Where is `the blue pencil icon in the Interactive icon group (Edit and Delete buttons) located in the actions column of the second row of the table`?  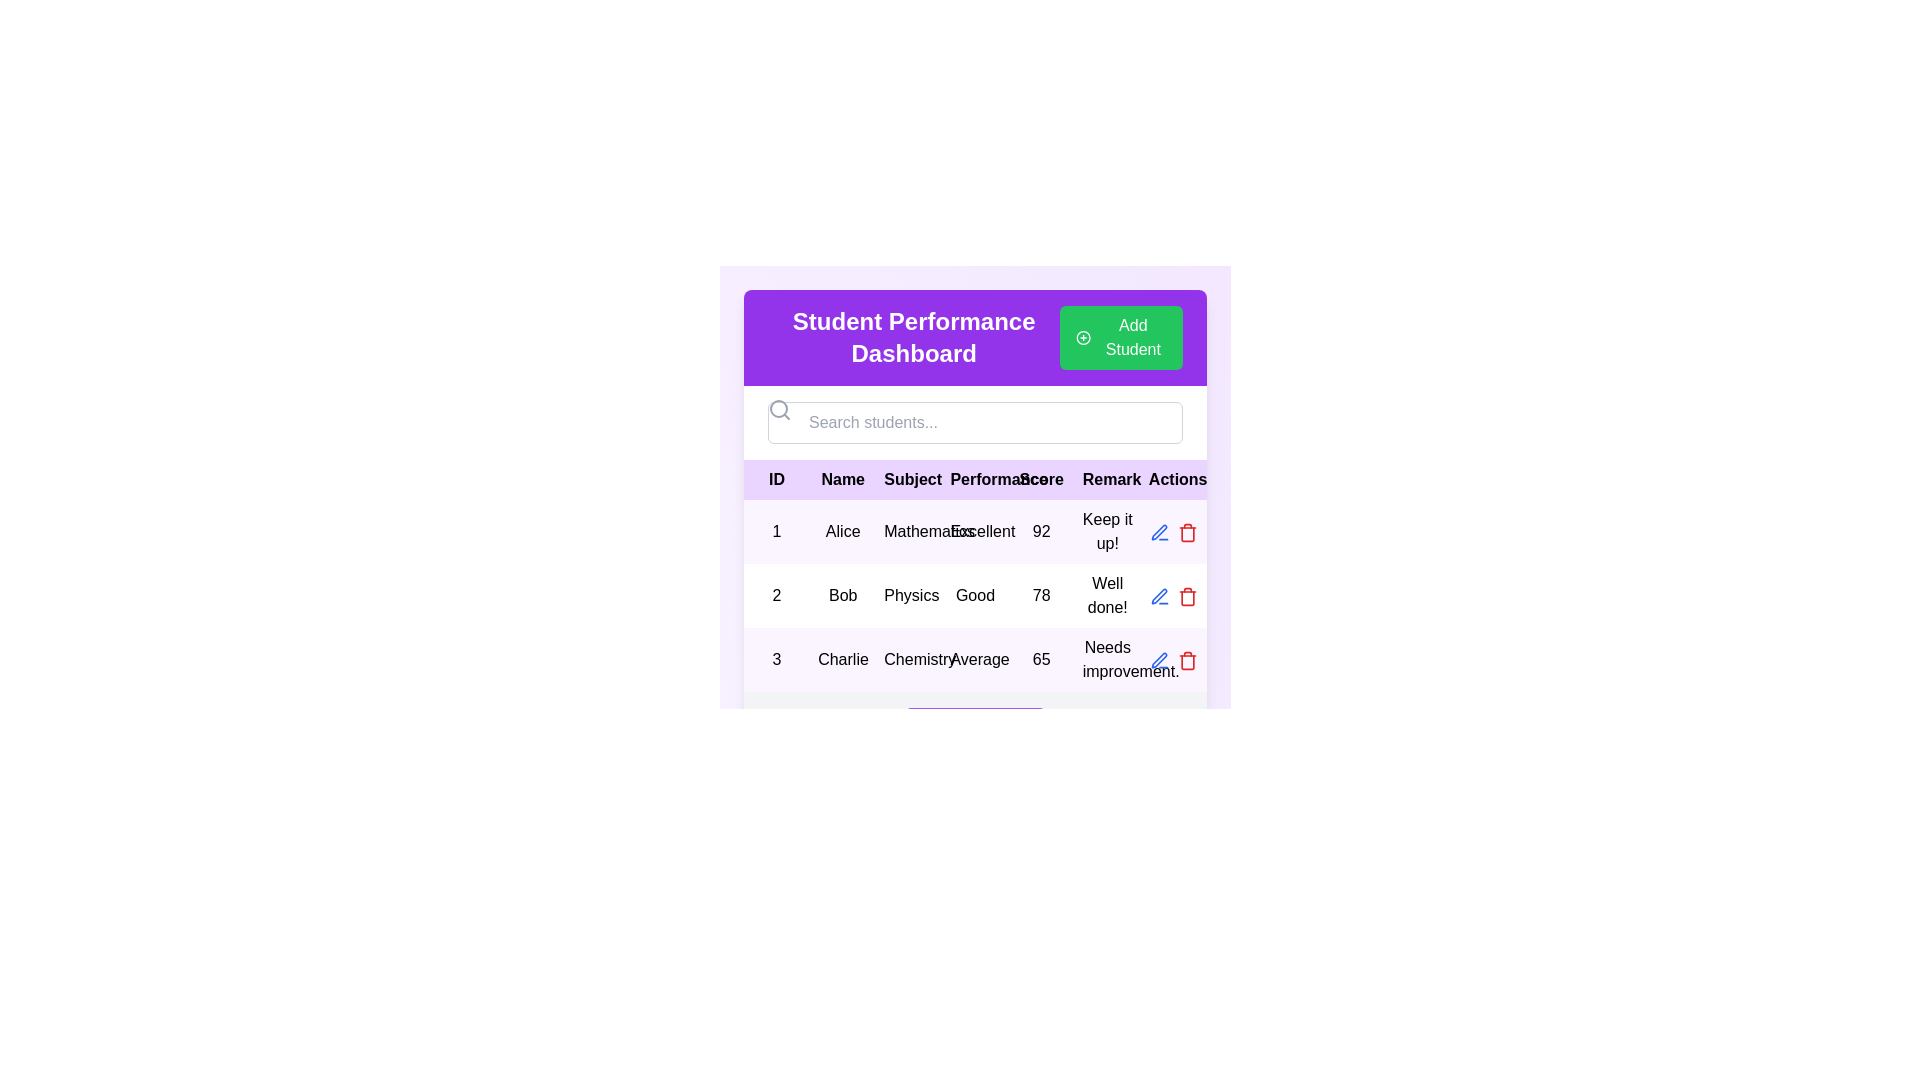 the blue pencil icon in the Interactive icon group (Edit and Delete buttons) located in the actions column of the second row of the table is located at coordinates (1173, 595).